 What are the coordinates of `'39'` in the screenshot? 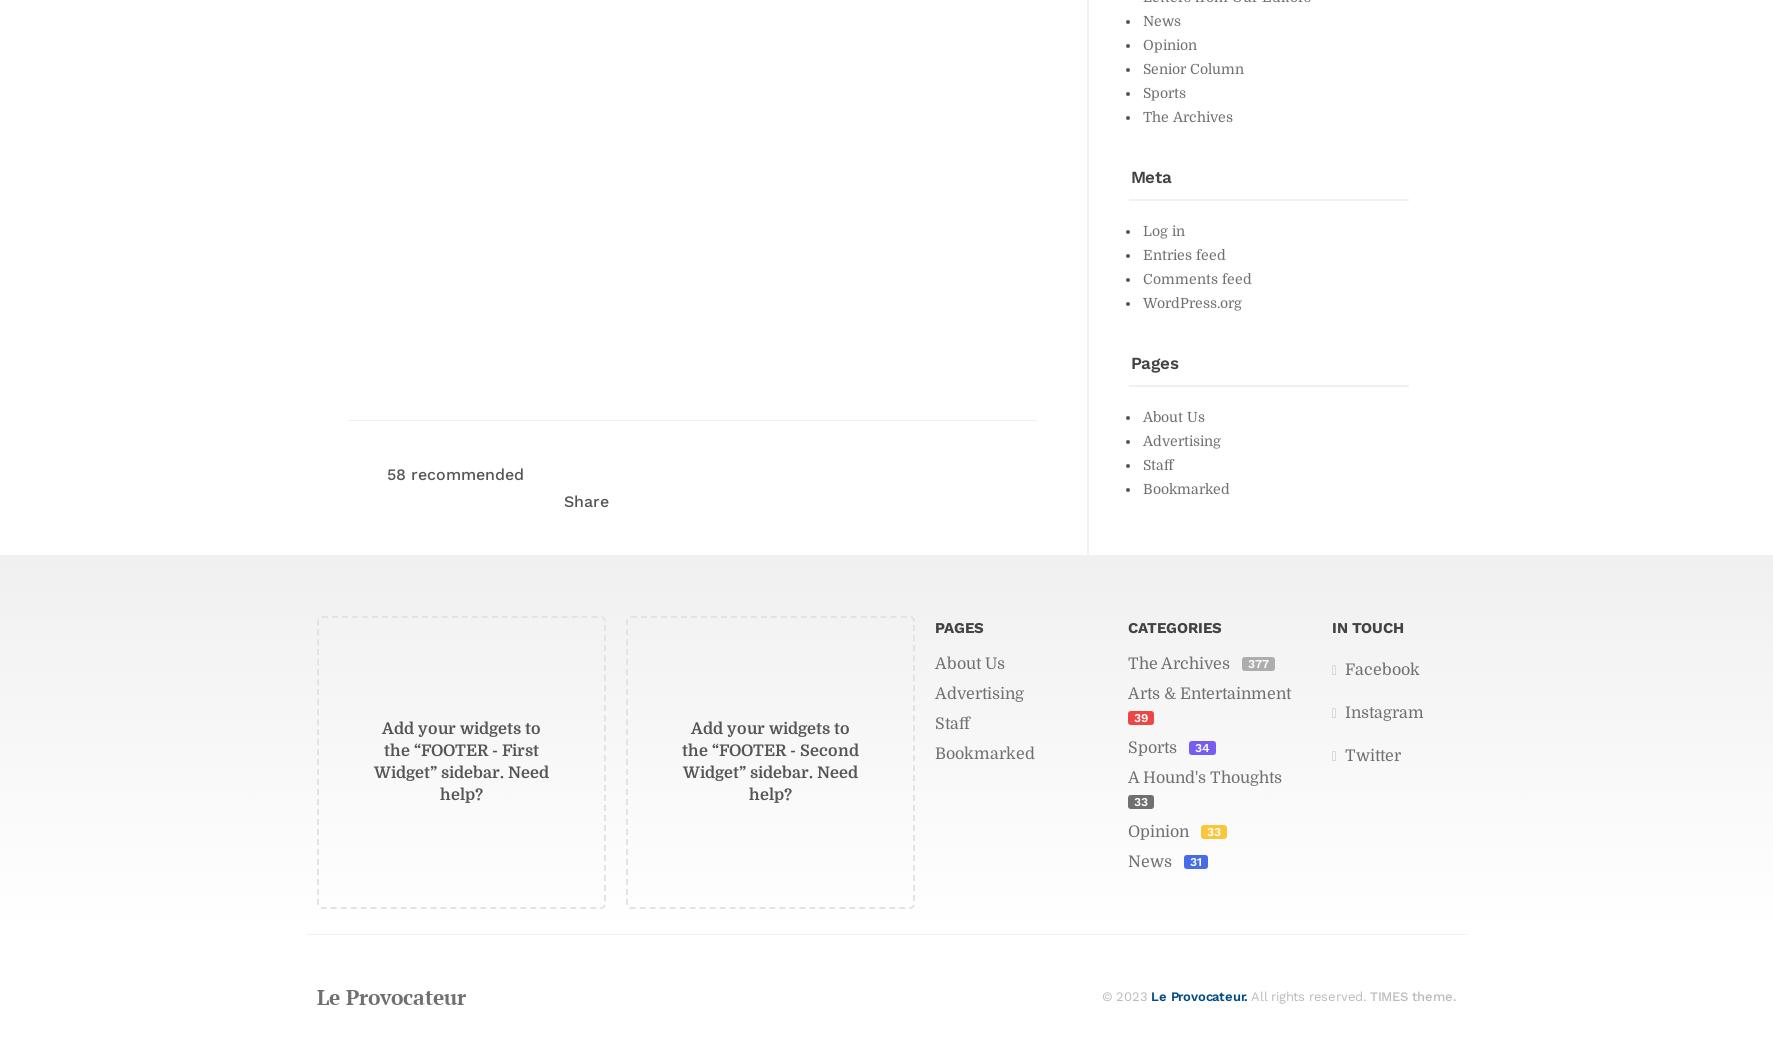 It's located at (1140, 716).